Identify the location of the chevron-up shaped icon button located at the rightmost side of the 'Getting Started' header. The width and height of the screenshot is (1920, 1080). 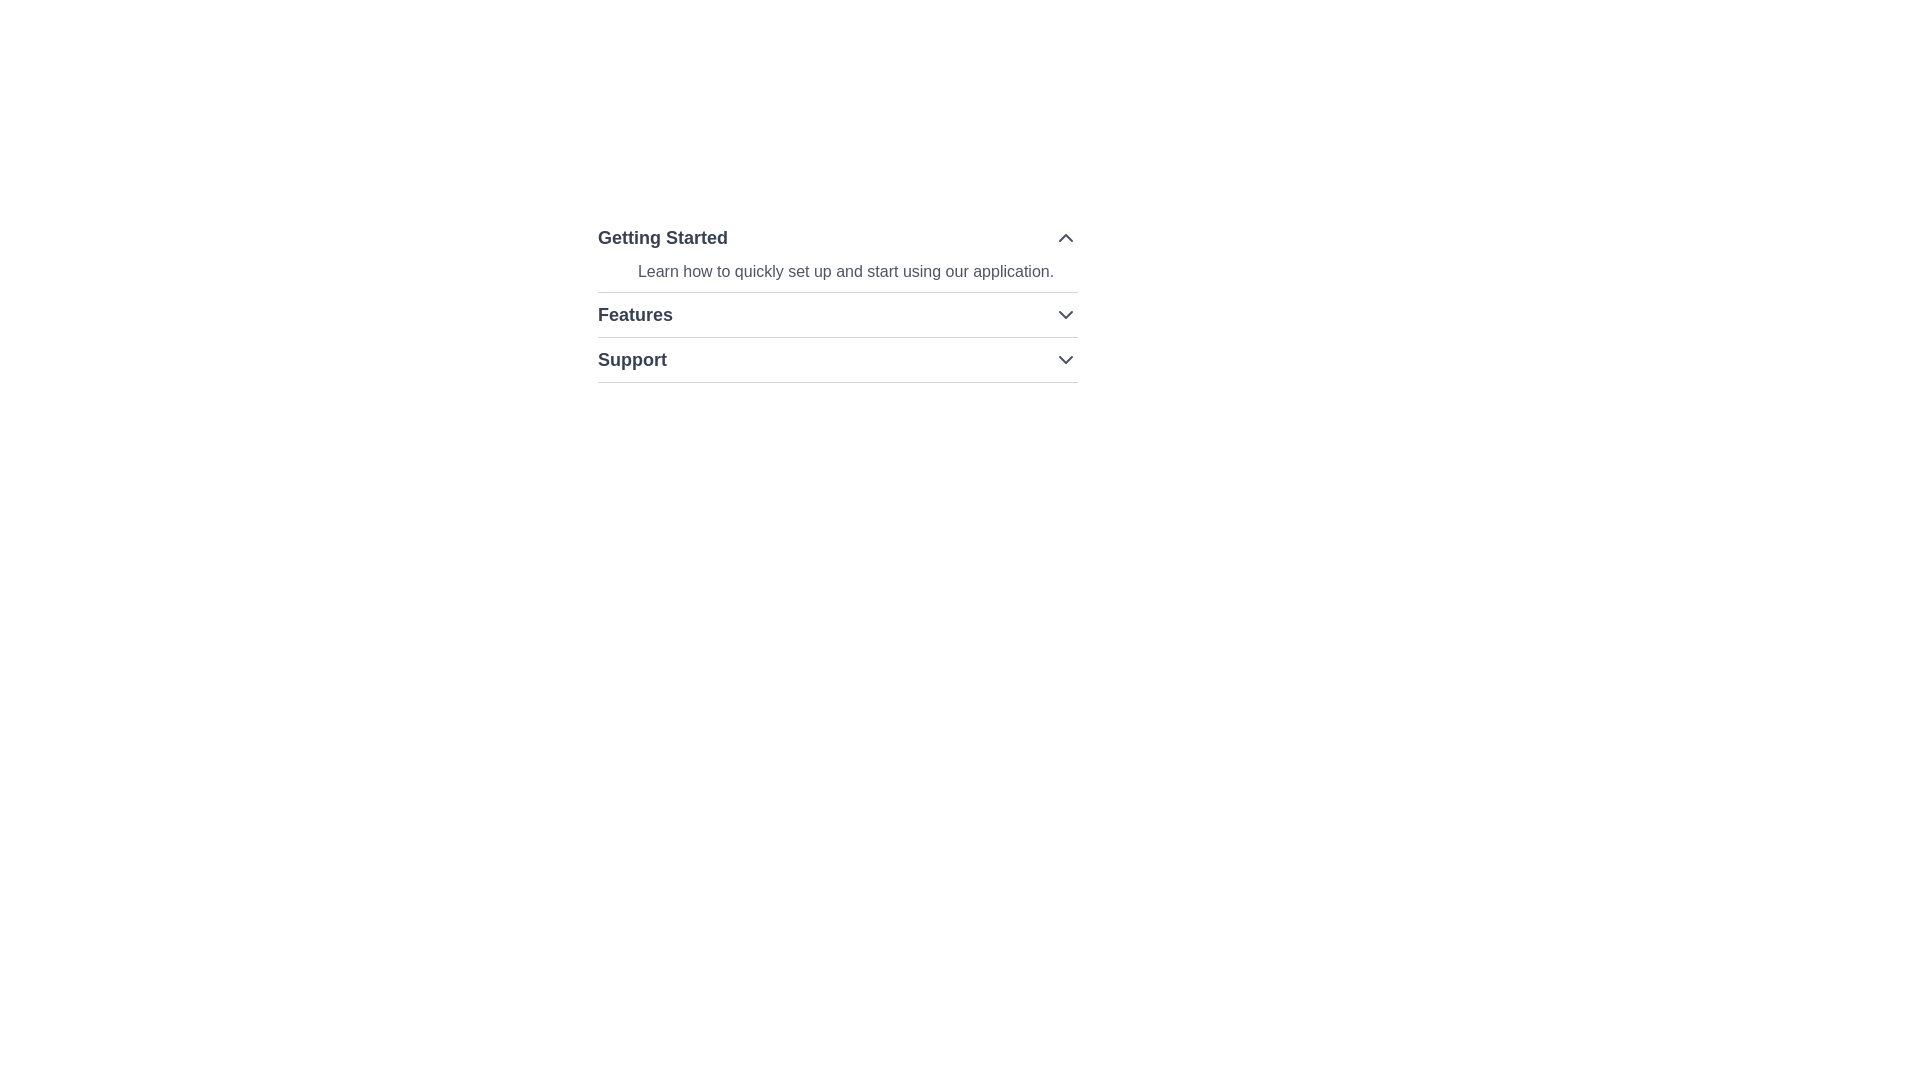
(1064, 237).